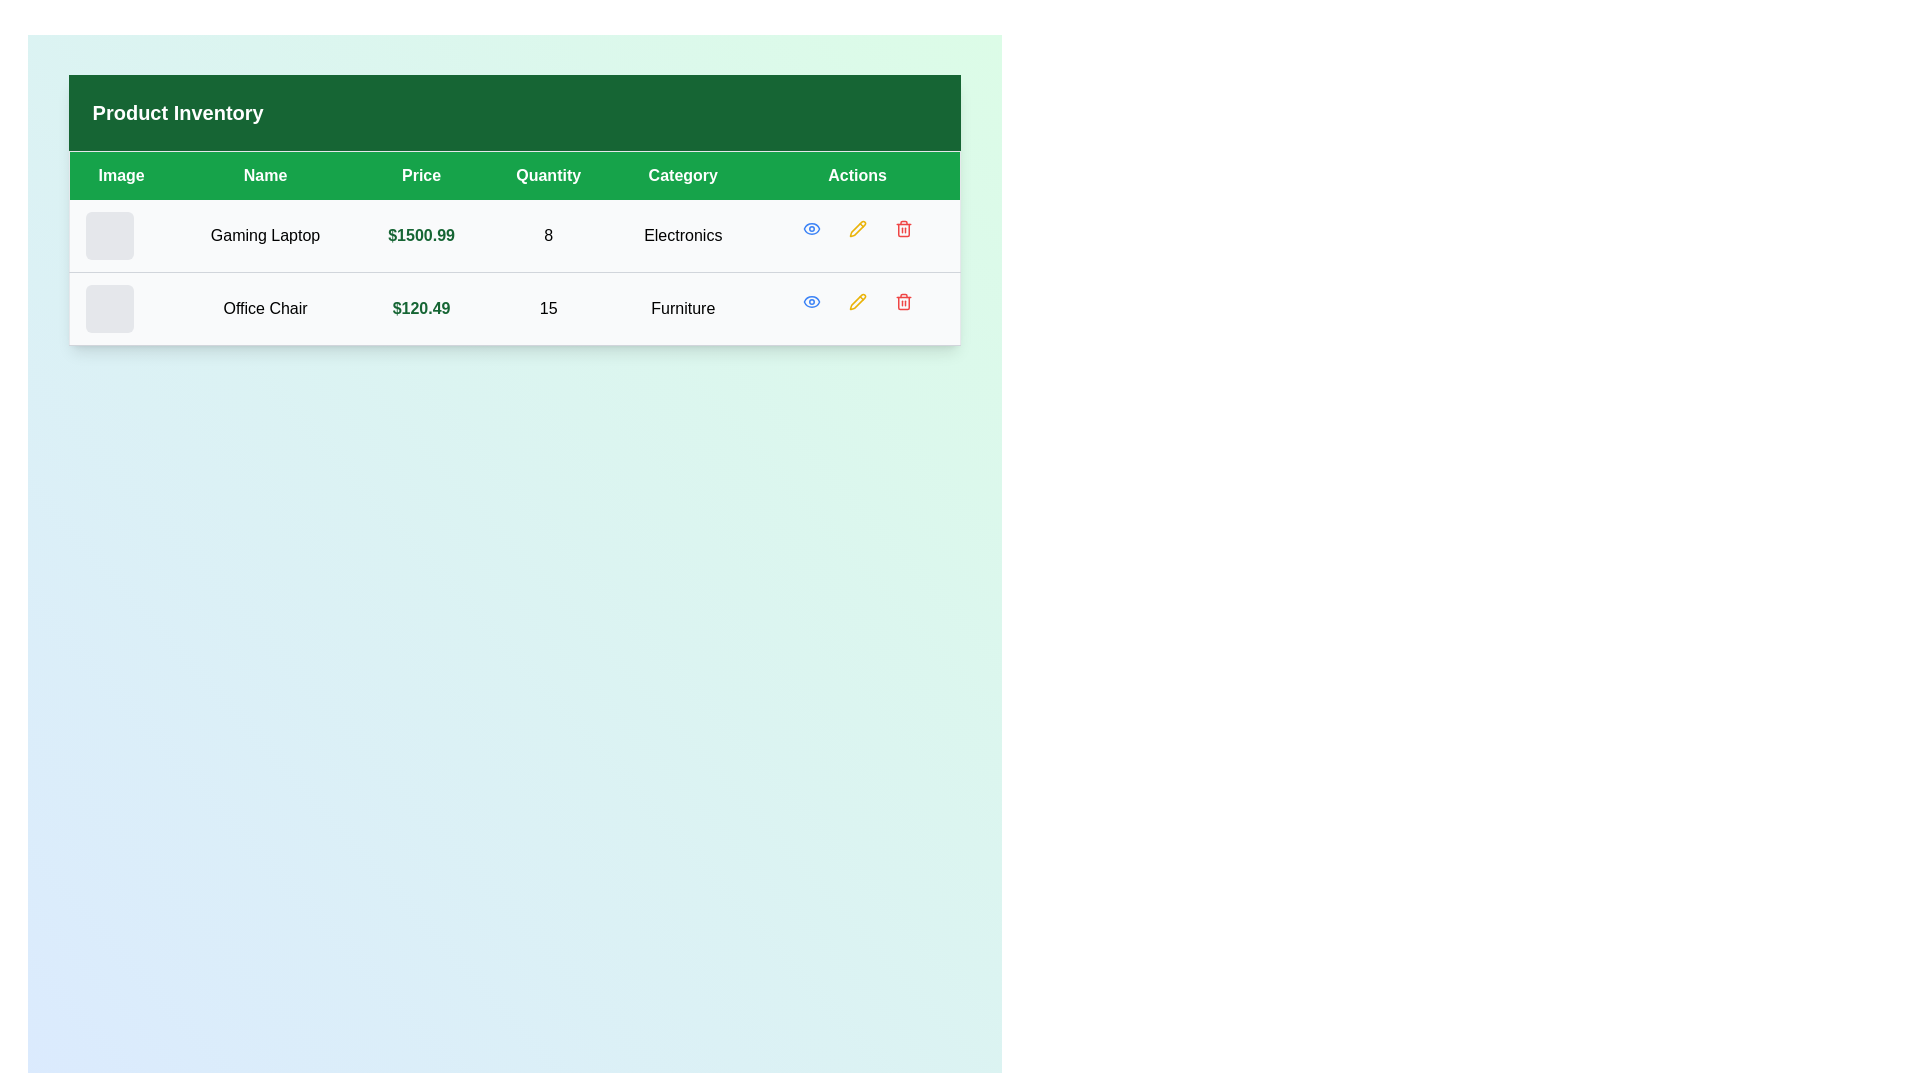 The width and height of the screenshot is (1920, 1080). What do you see at coordinates (857, 174) in the screenshot?
I see `the 'Actions' column header, which displays bold white text against a green background, positioned as the last header in the row` at bounding box center [857, 174].